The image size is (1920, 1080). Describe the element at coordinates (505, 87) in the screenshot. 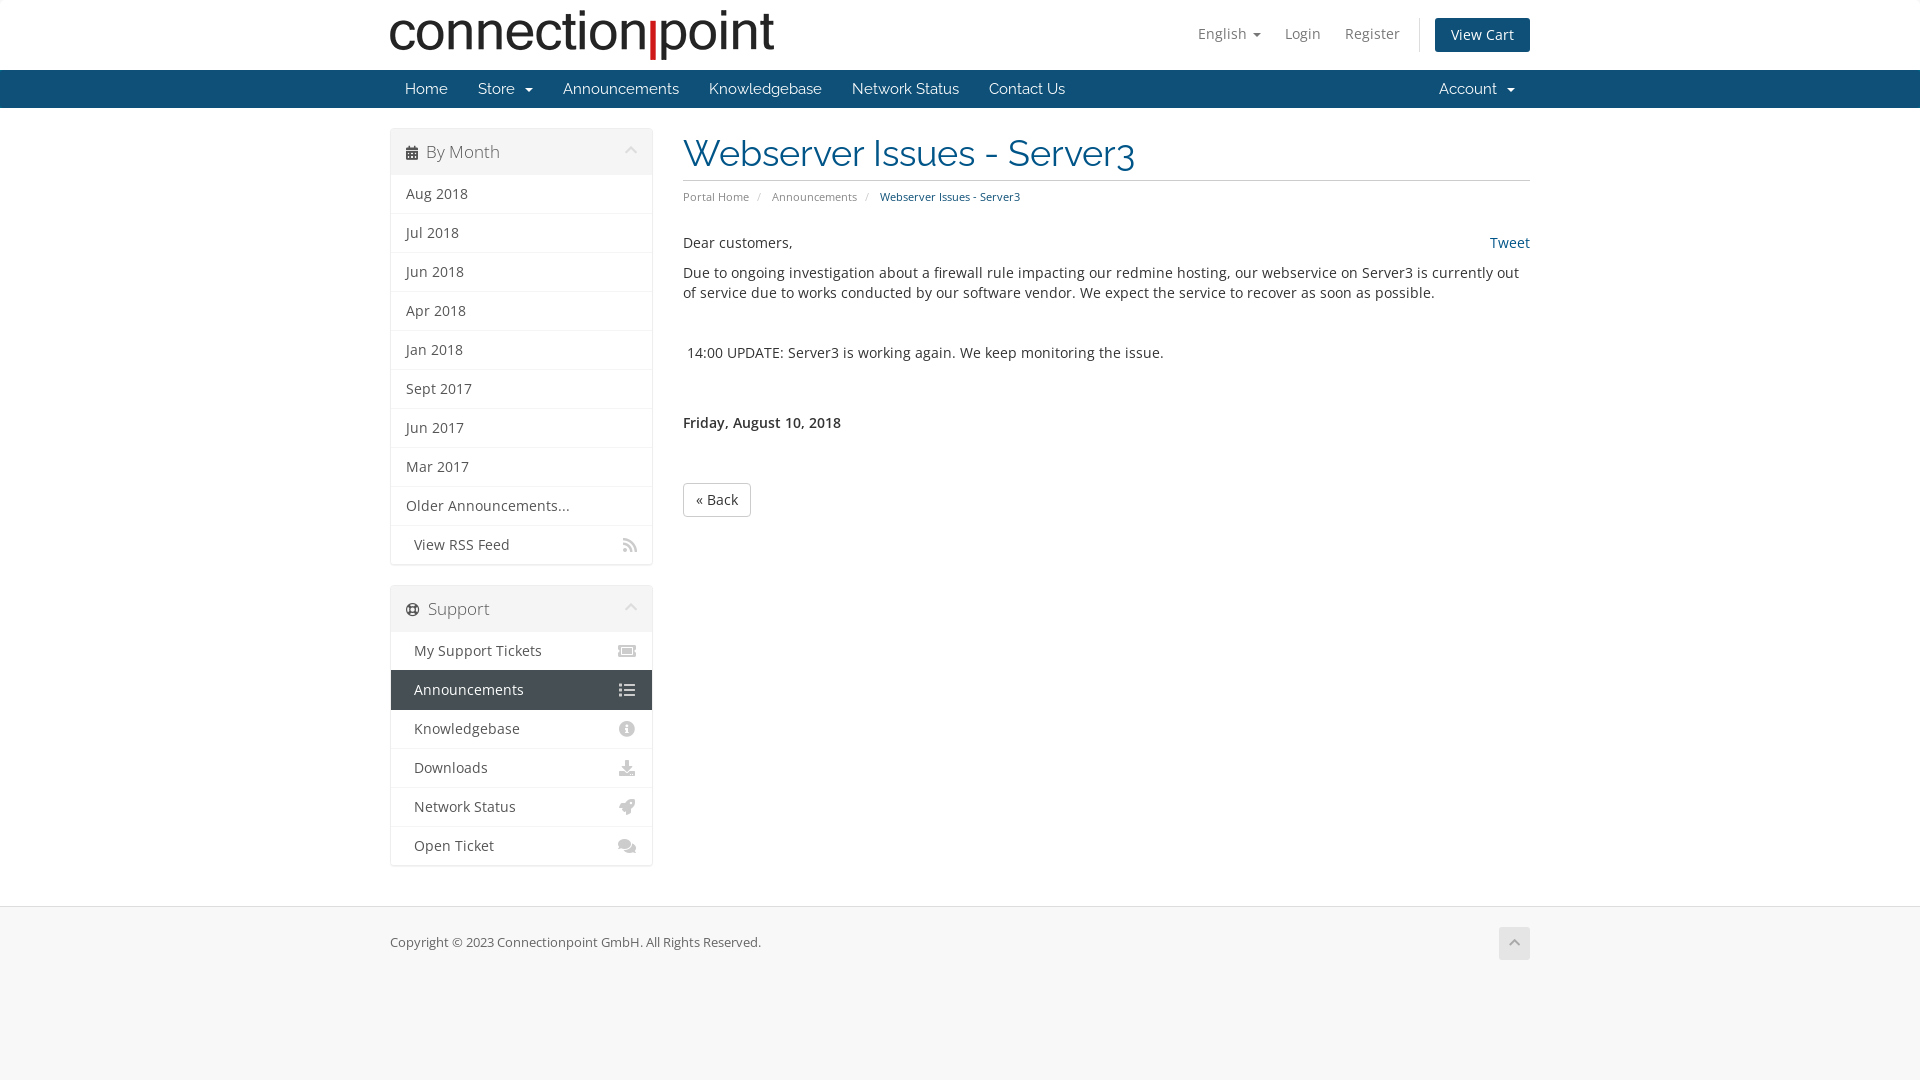

I see `'Store  '` at that location.